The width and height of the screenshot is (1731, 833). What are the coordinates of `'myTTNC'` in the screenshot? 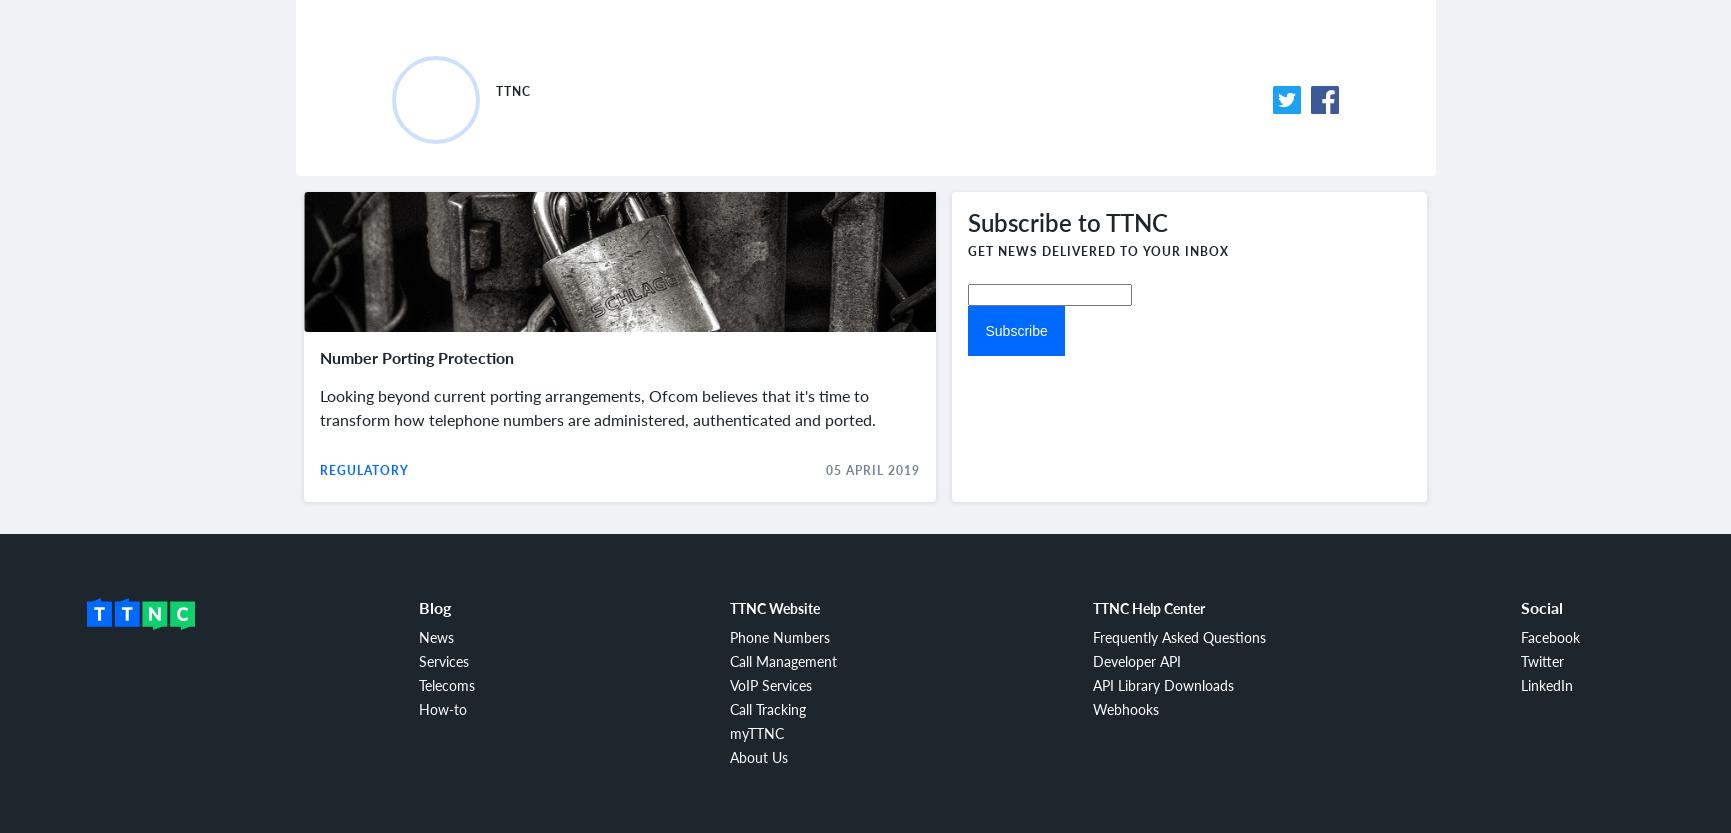 It's located at (756, 733).